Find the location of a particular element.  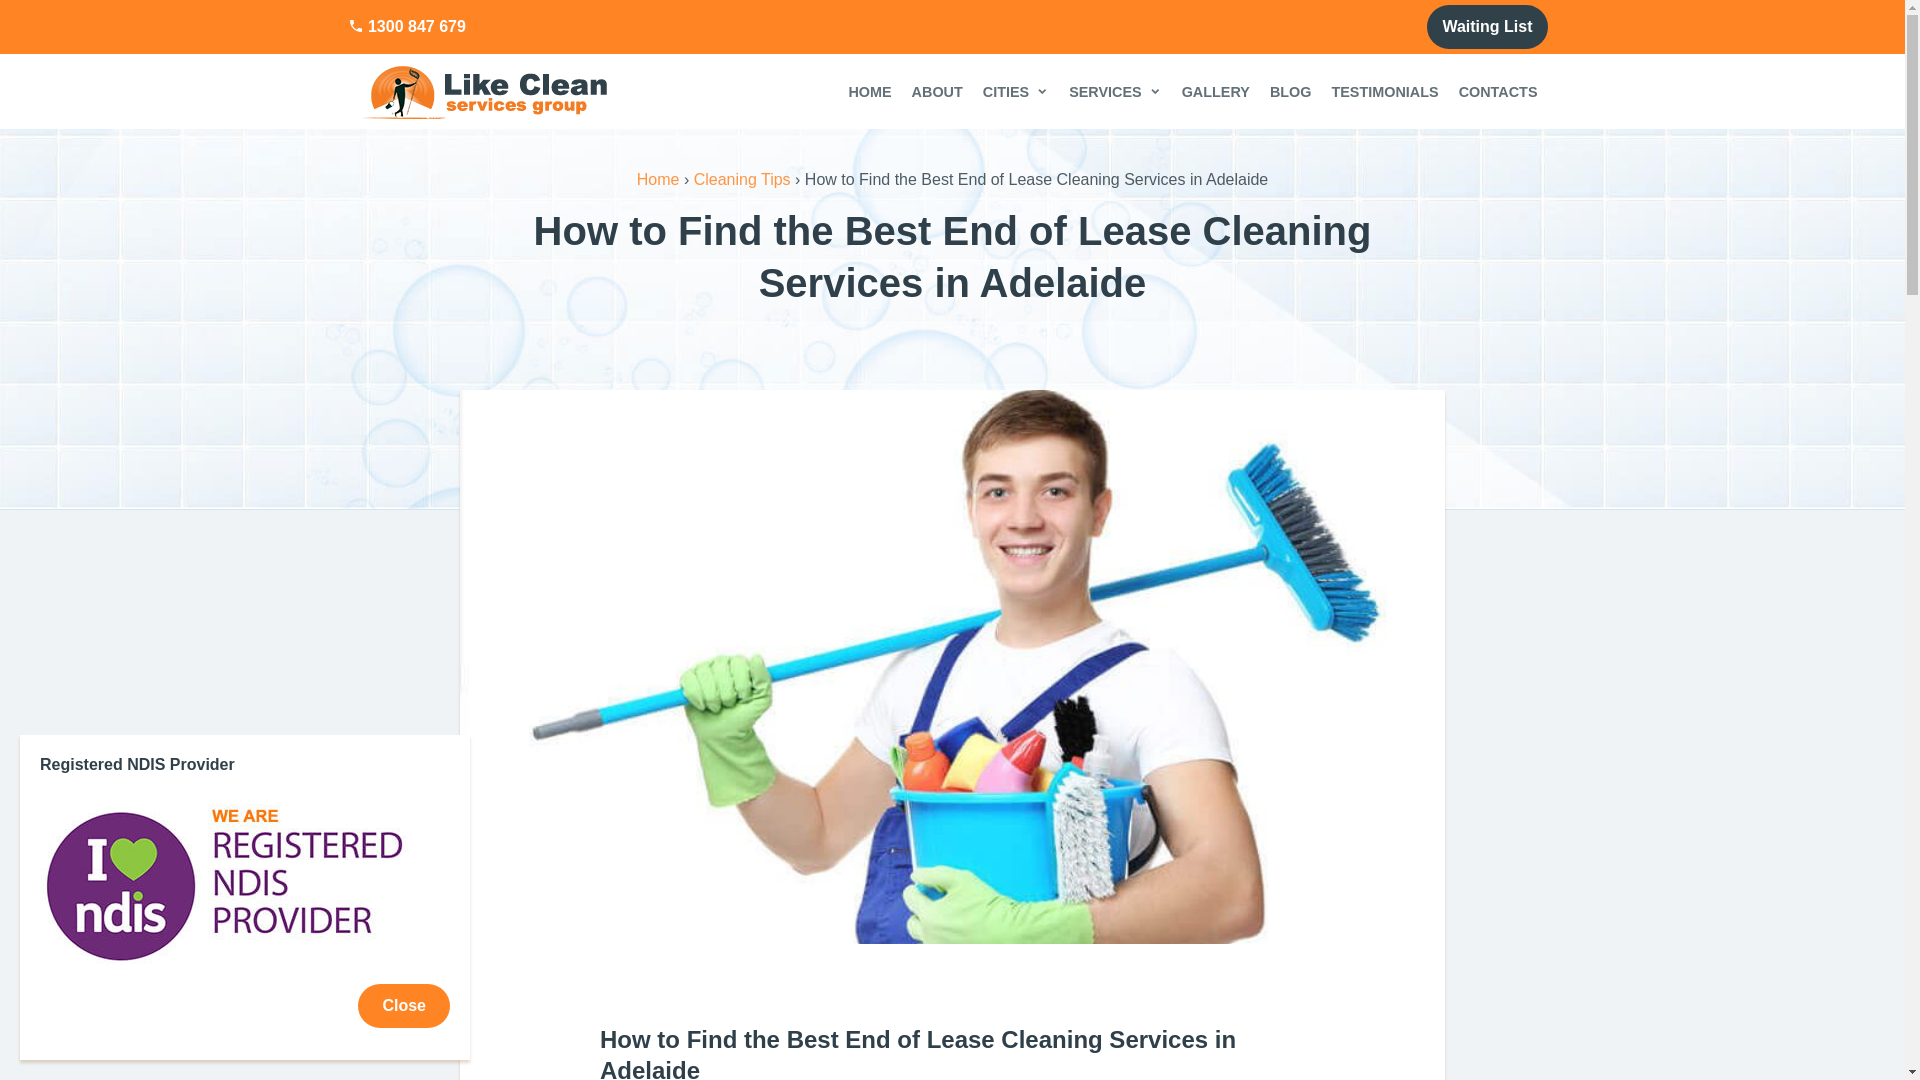

'Waiting List' is located at coordinates (1487, 27).